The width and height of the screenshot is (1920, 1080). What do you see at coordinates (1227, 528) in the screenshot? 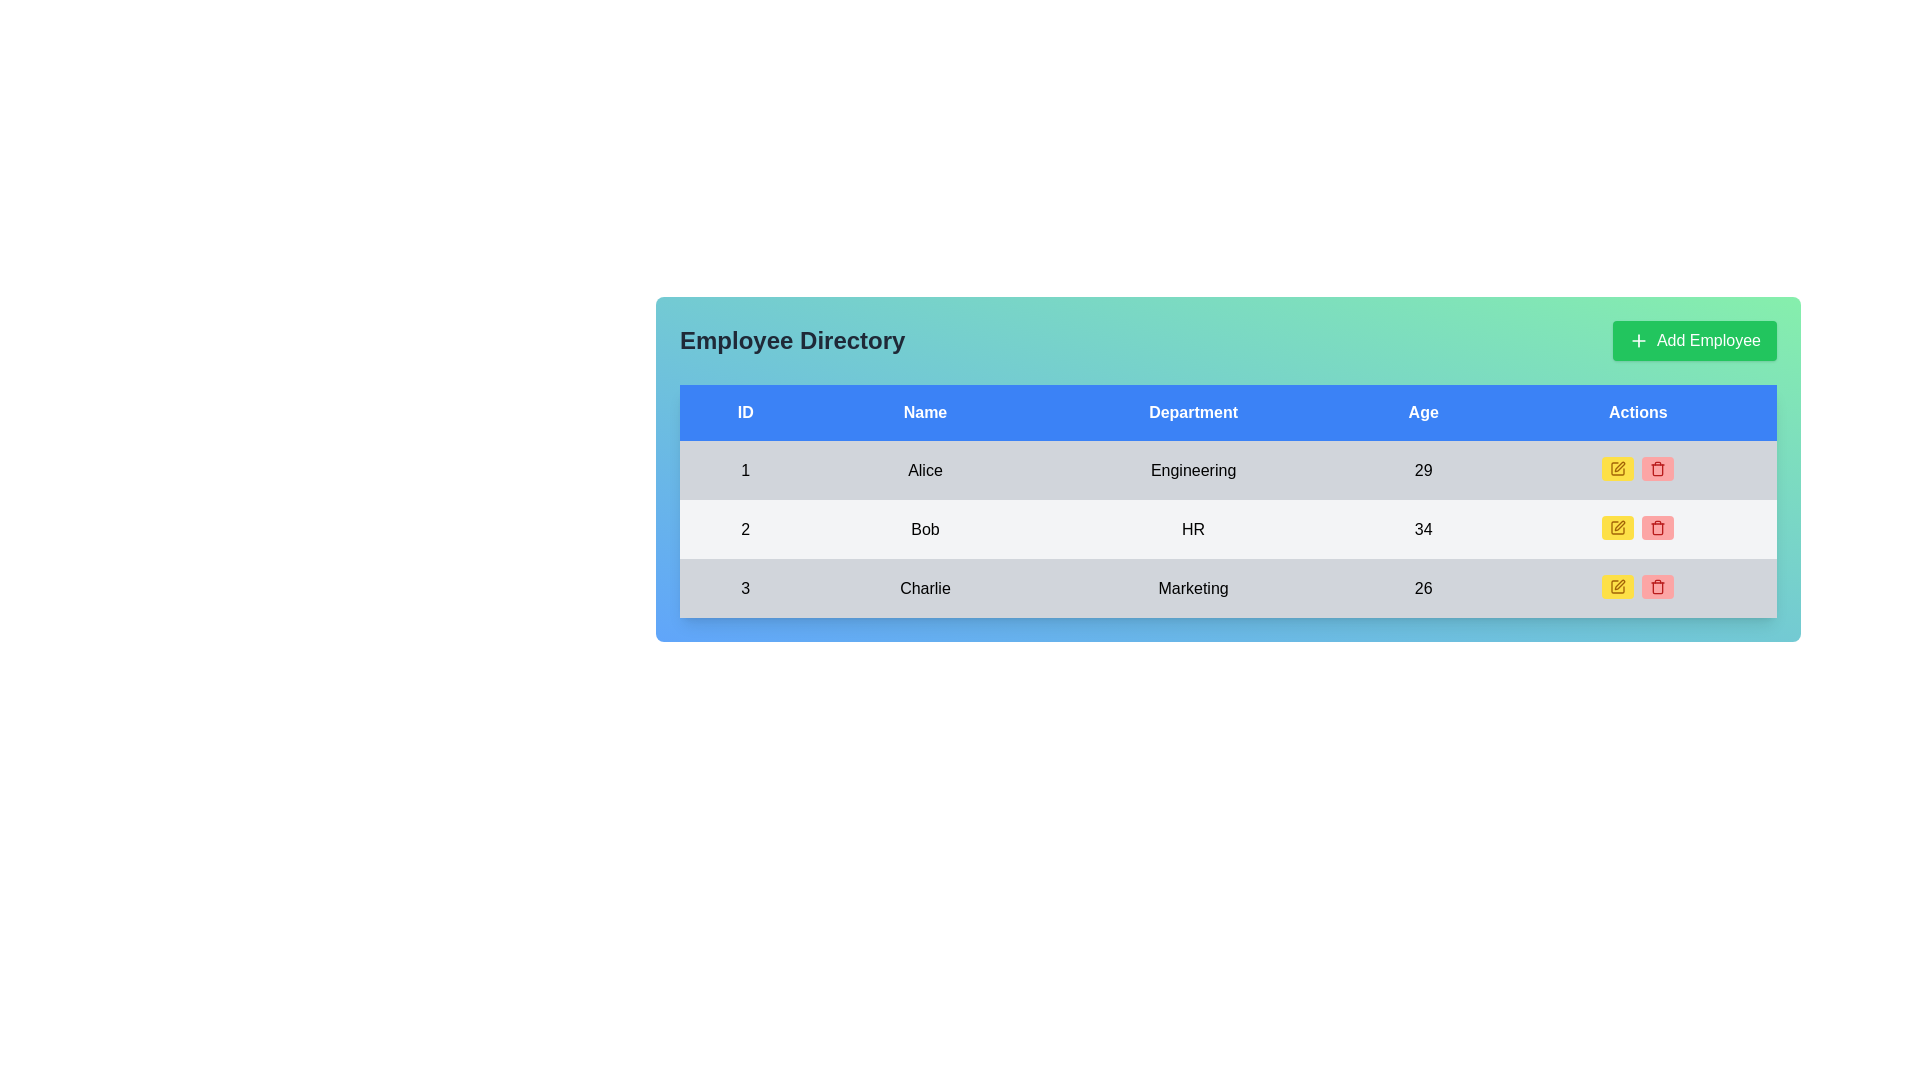
I see `the second row of the Employee Directory table containing the data fields '2', 'Bob', 'HR', '34' and action buttons for edit and delete` at bounding box center [1227, 528].